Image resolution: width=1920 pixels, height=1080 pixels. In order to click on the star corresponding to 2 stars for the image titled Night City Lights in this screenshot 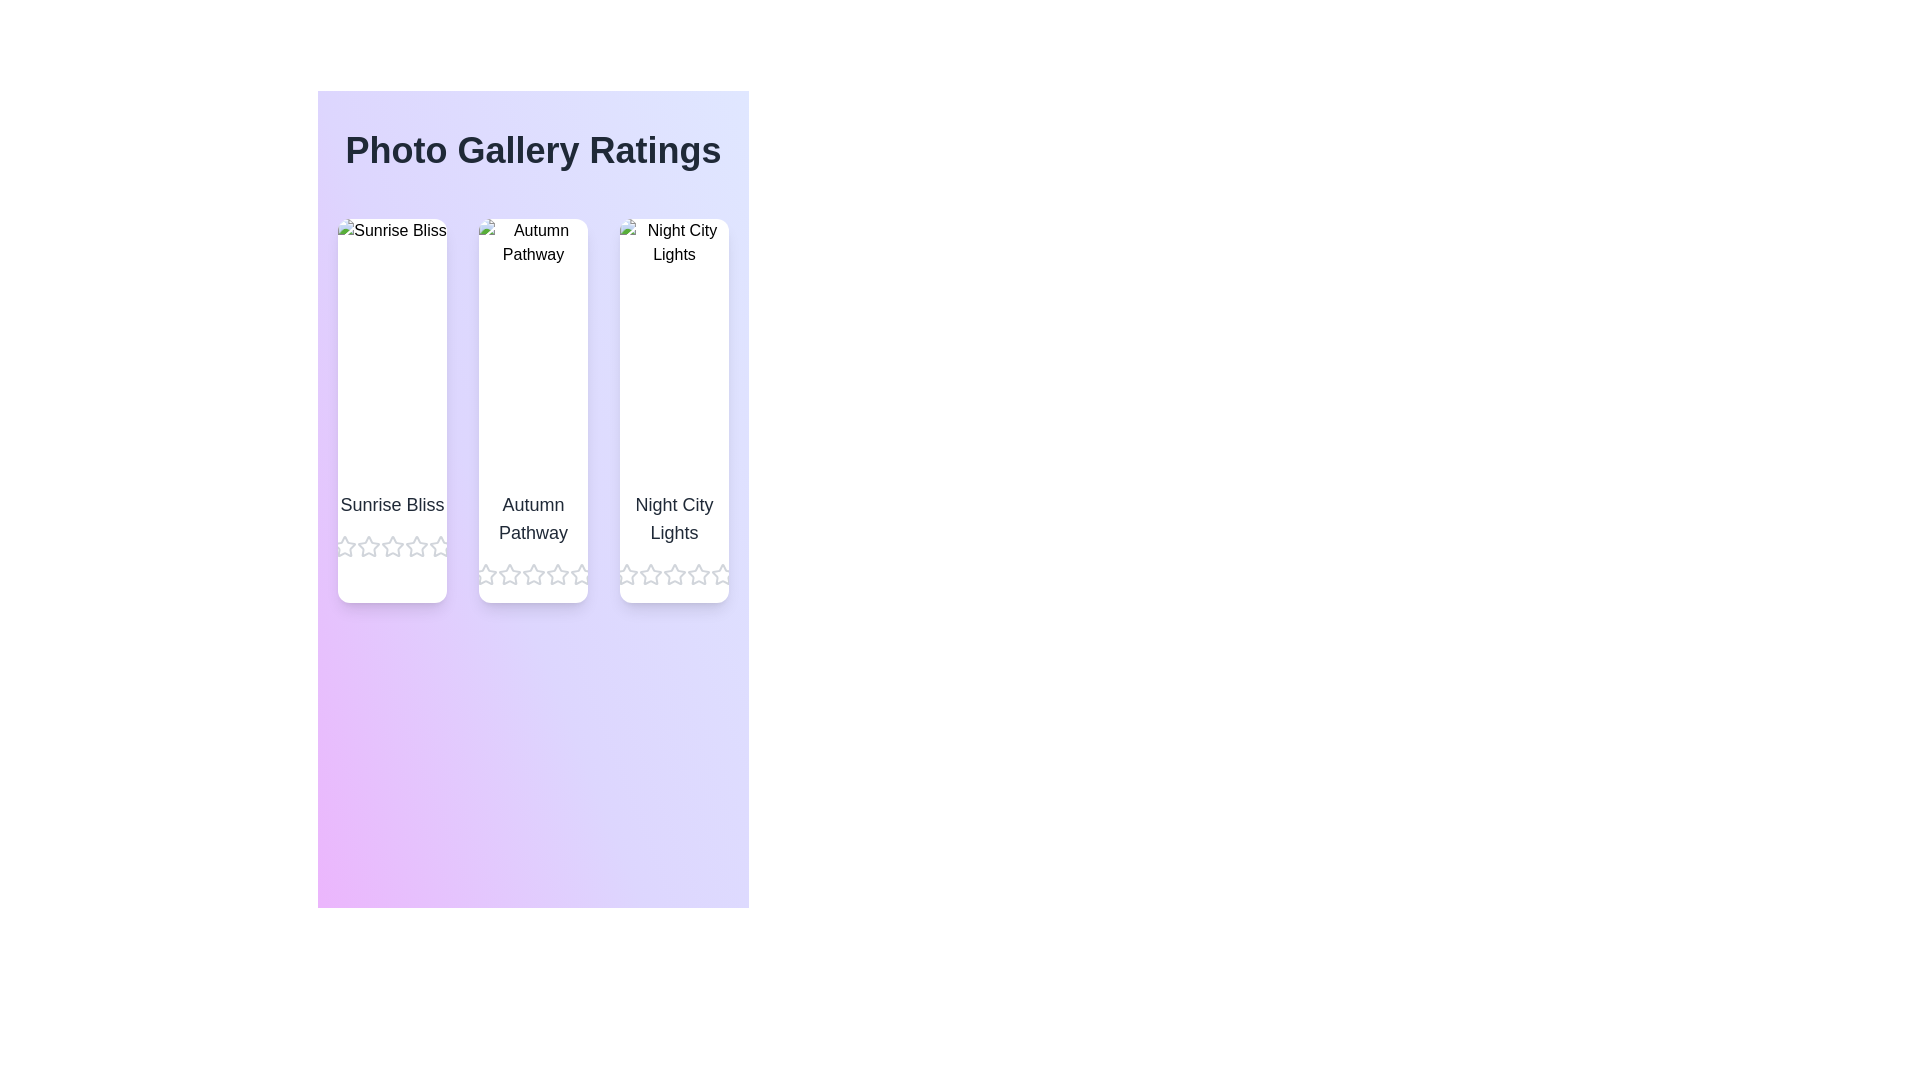, I will do `click(650, 574)`.